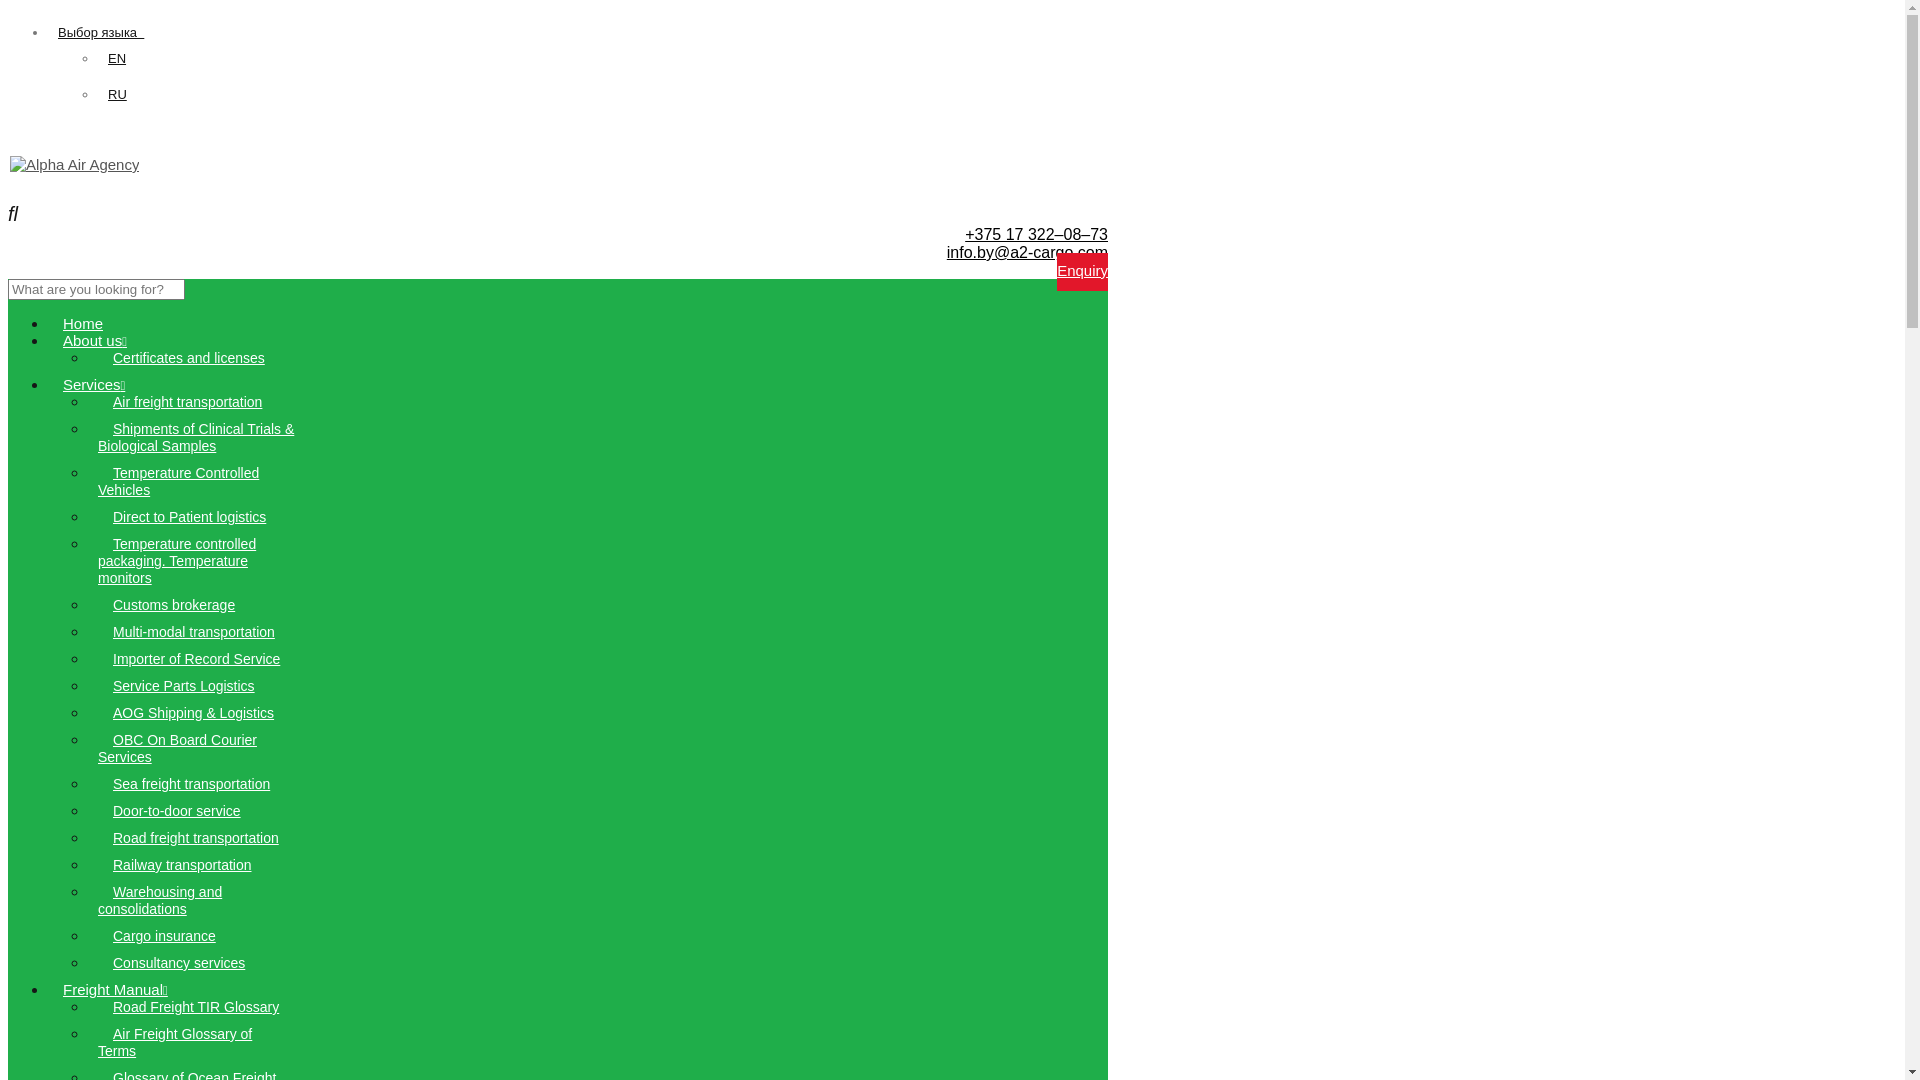 The width and height of the screenshot is (1920, 1080). I want to click on 'AOG Shipping & Logistics', so click(193, 712).